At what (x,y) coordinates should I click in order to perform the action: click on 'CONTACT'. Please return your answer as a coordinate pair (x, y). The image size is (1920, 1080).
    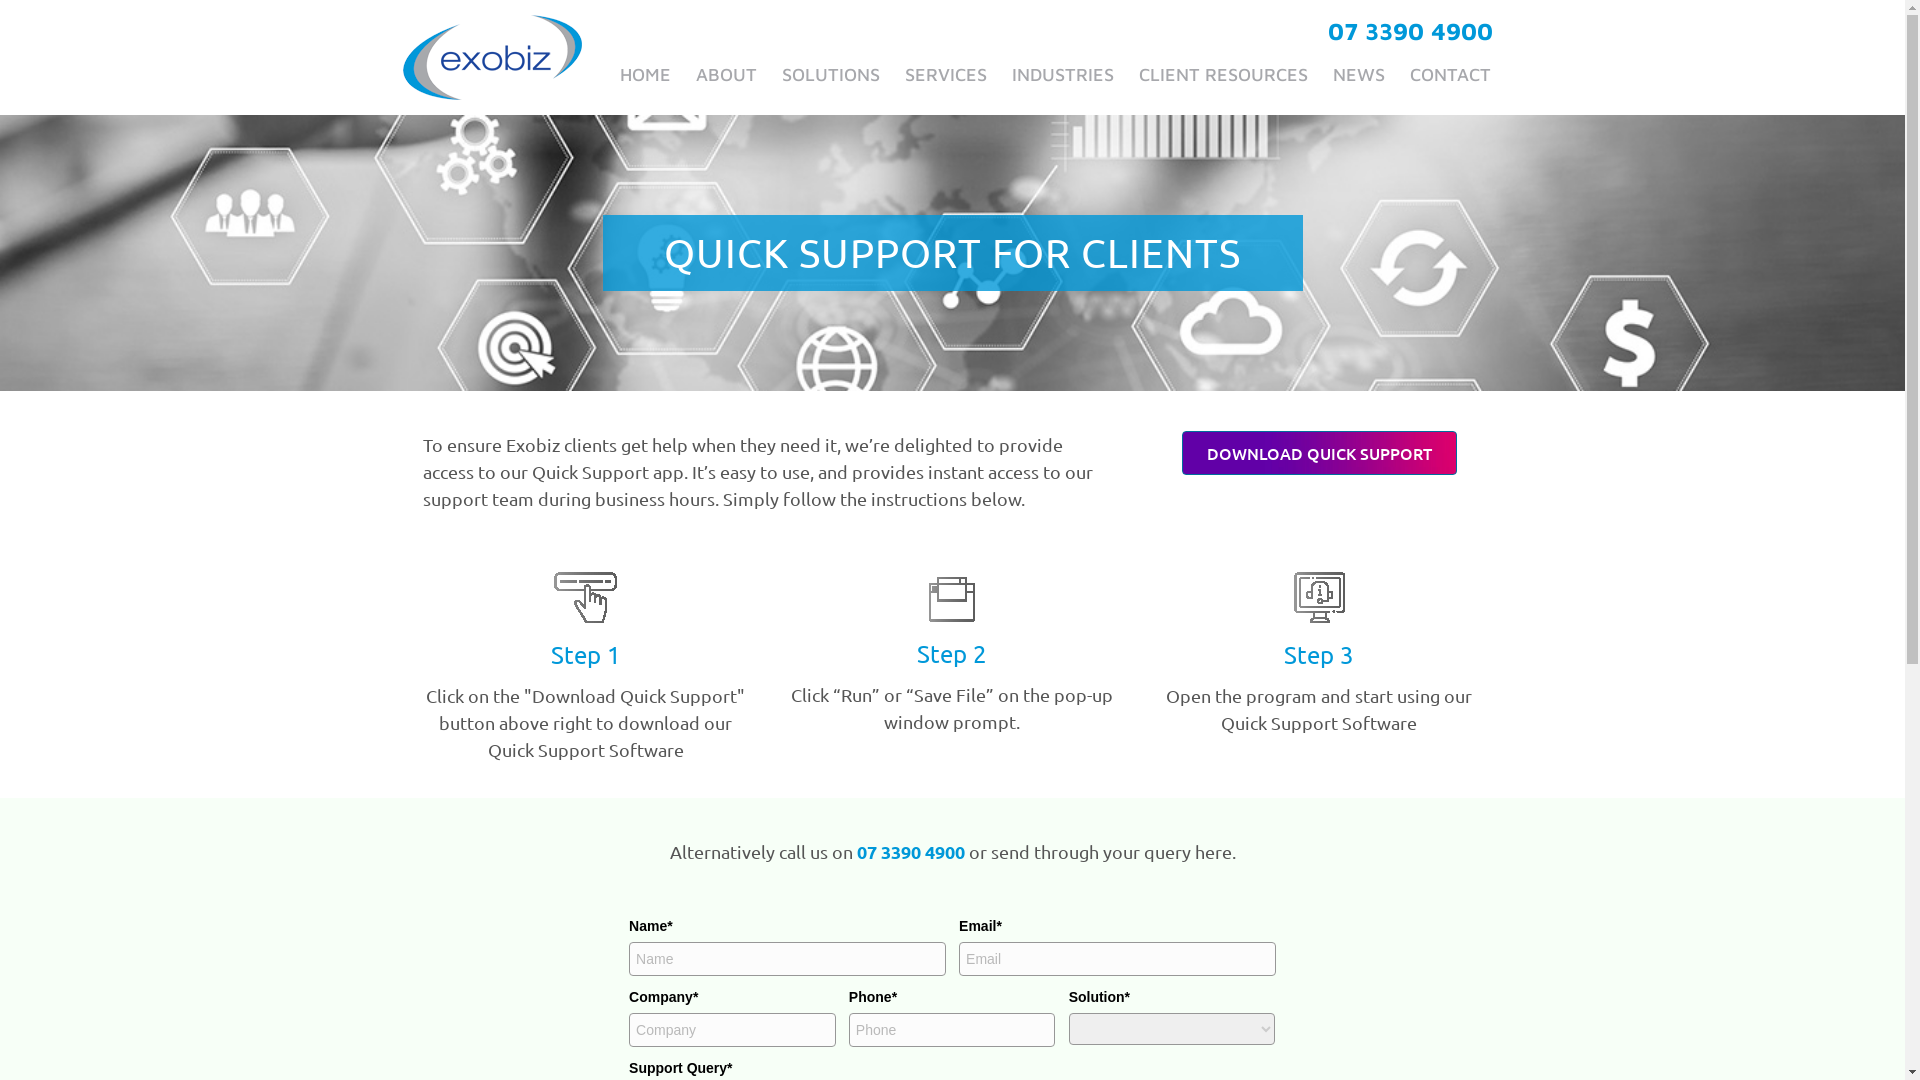
    Looking at the image, I should click on (1450, 73).